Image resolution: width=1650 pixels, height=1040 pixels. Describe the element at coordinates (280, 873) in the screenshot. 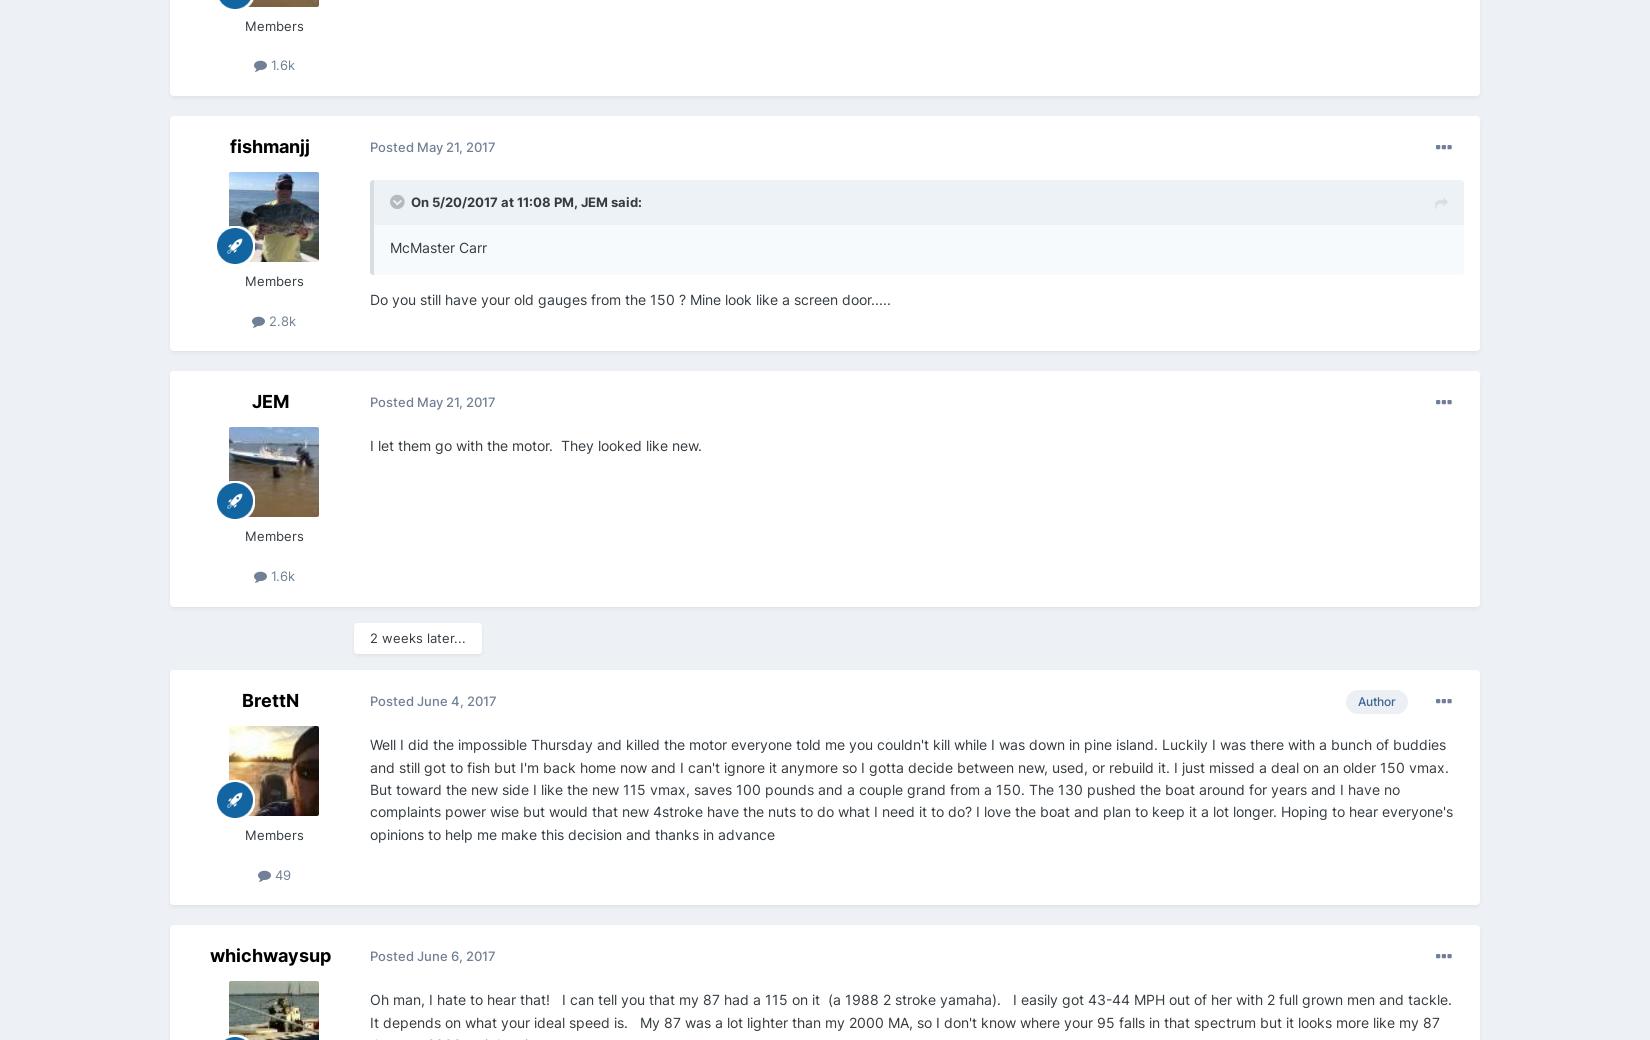

I see `'49'` at that location.